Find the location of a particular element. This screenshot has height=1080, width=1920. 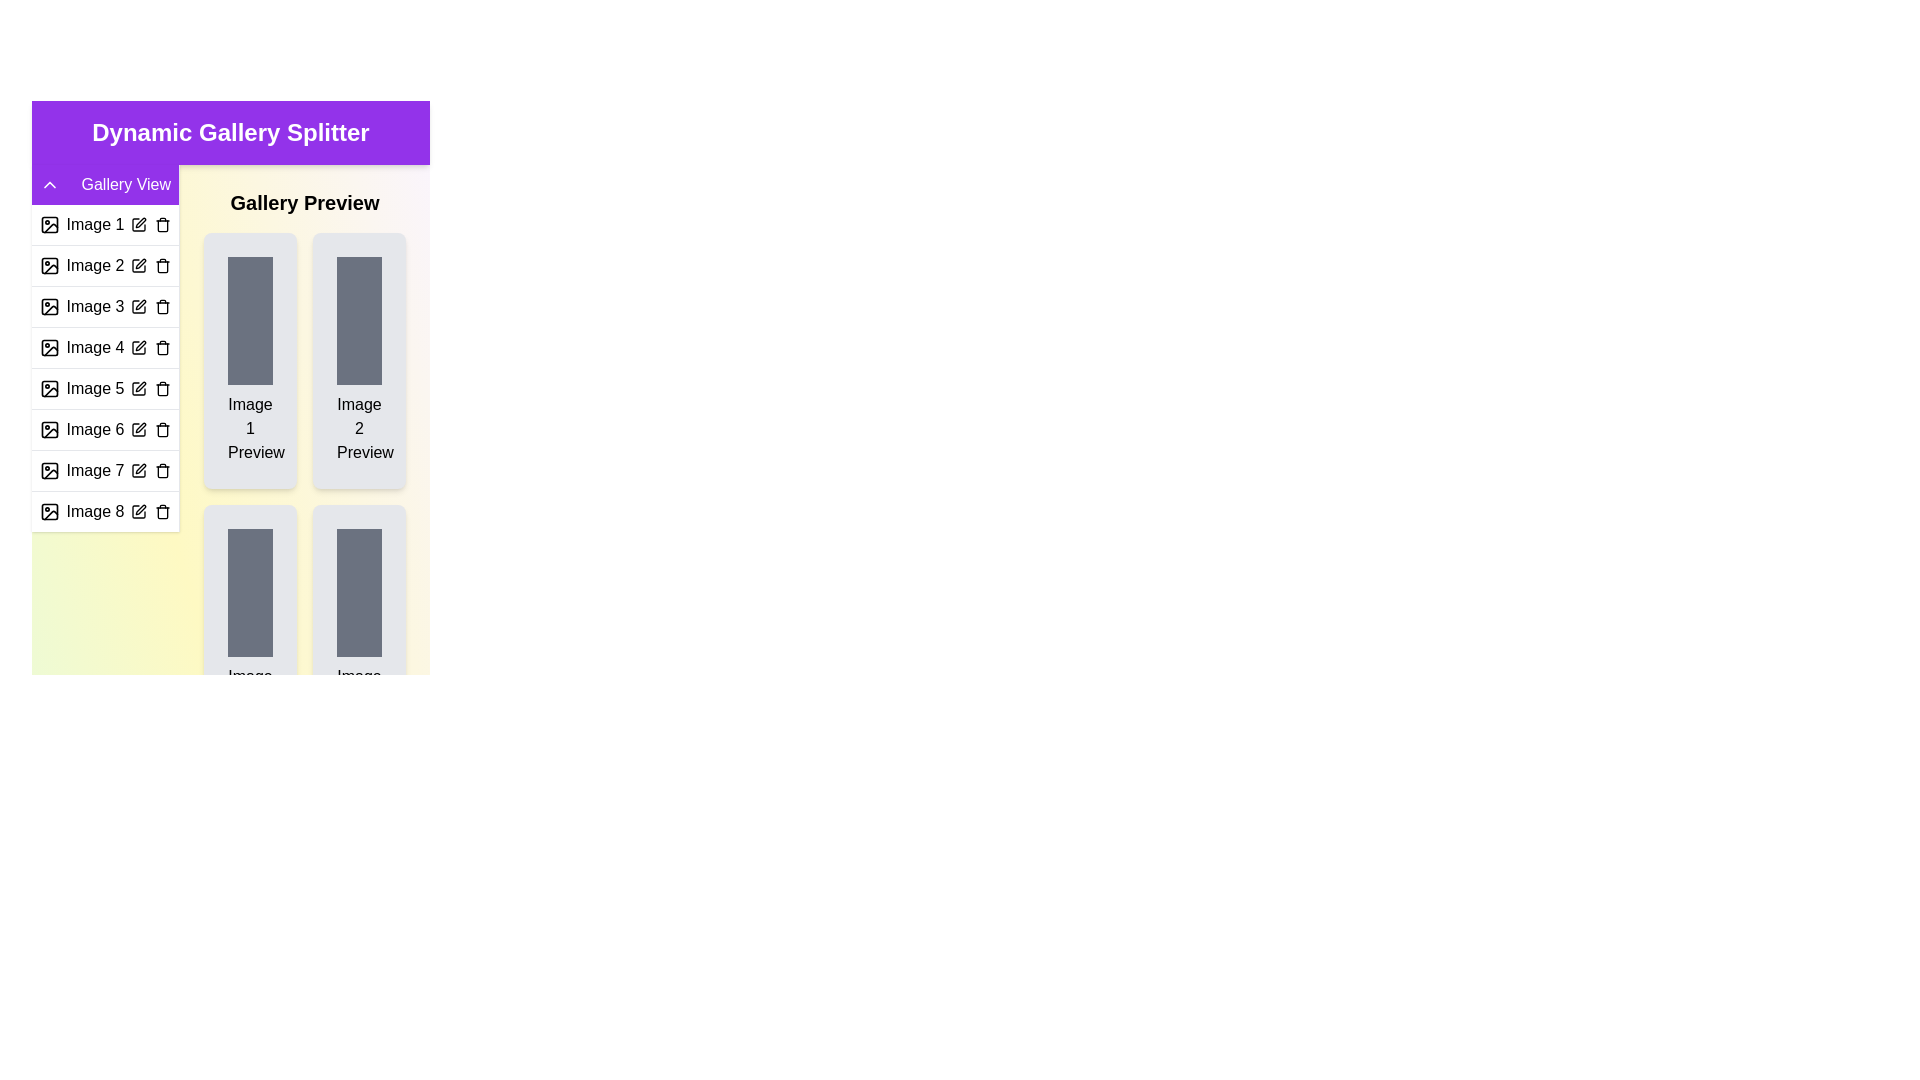

the 'Edit' button icon located next to the text label 'Image 4' in the fourth row of the image list to initiate an edit operation for the associated image item is located at coordinates (138, 346).